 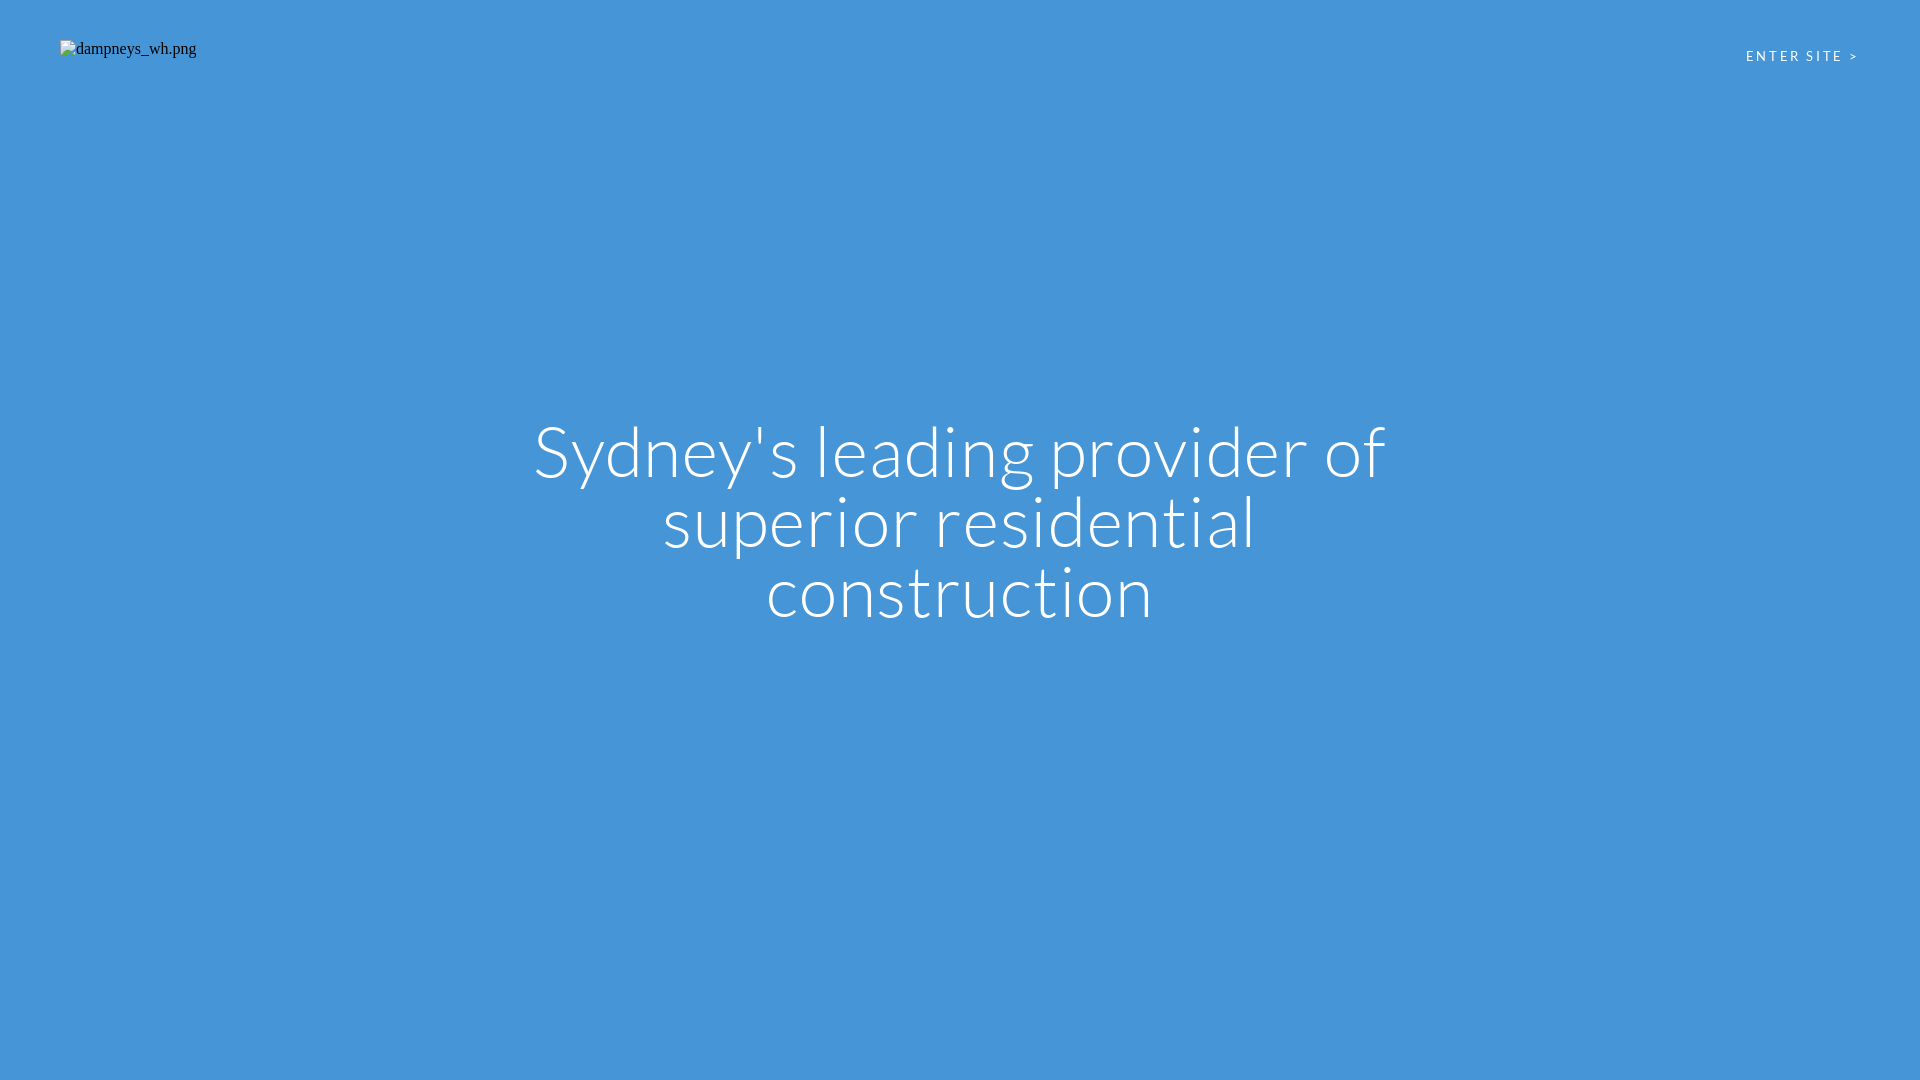 What do you see at coordinates (1803, 56) in the screenshot?
I see `'ENTER SITE >'` at bounding box center [1803, 56].